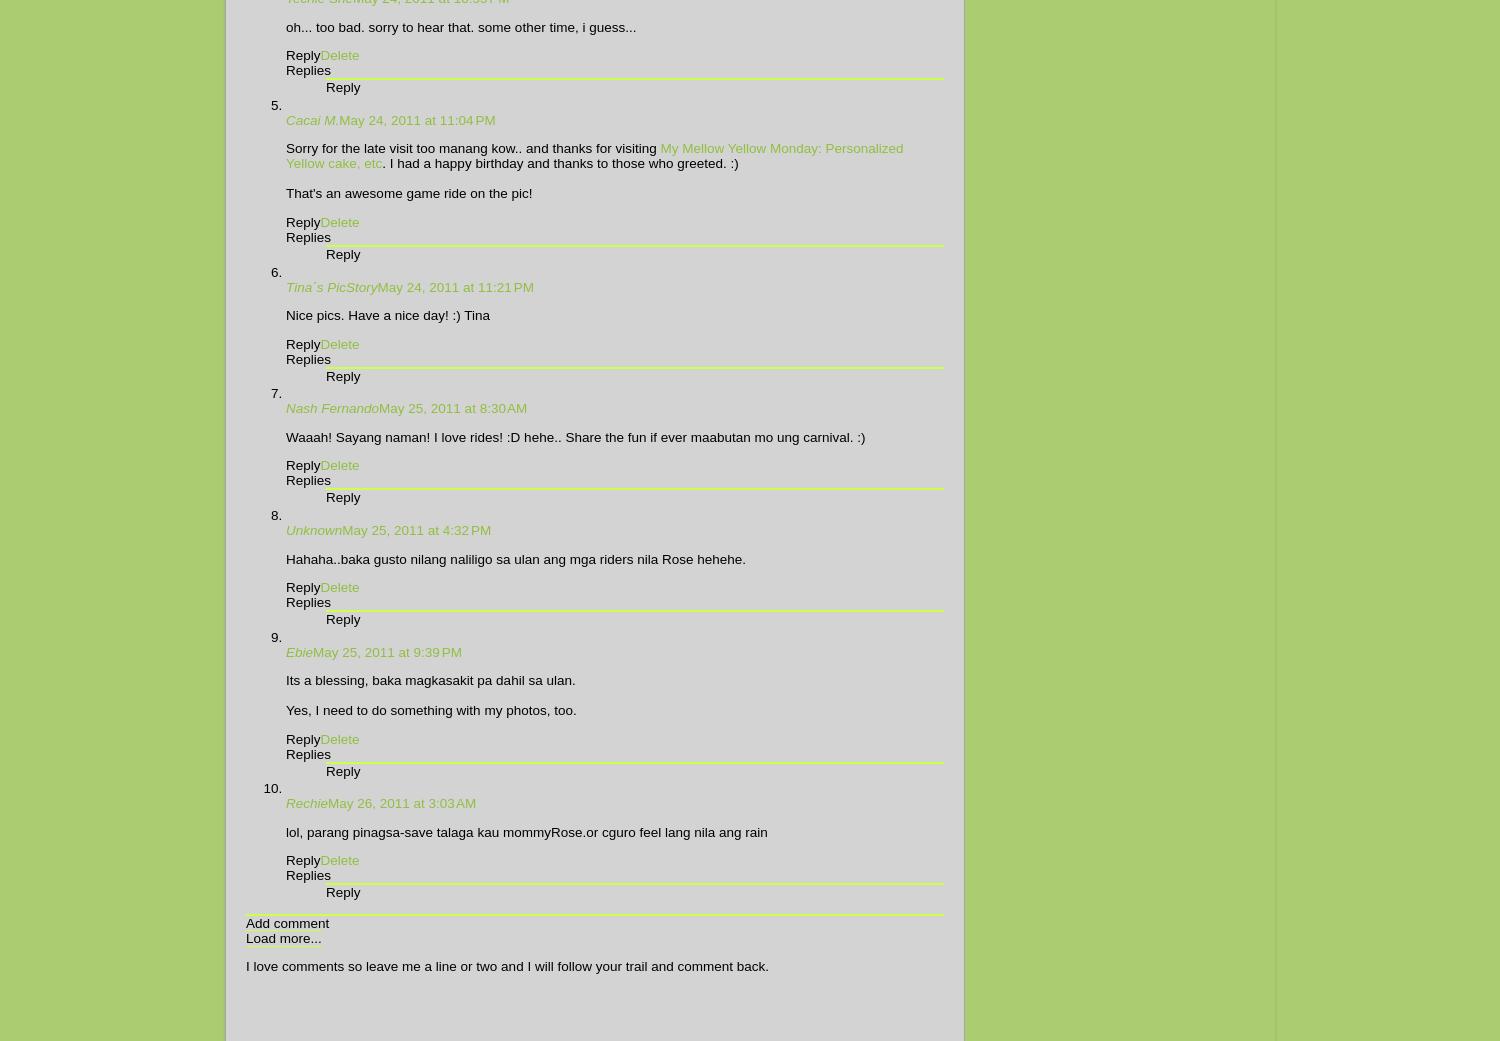 The height and width of the screenshot is (1041, 1500). Describe the element at coordinates (245, 936) in the screenshot. I see `'Load more...'` at that location.